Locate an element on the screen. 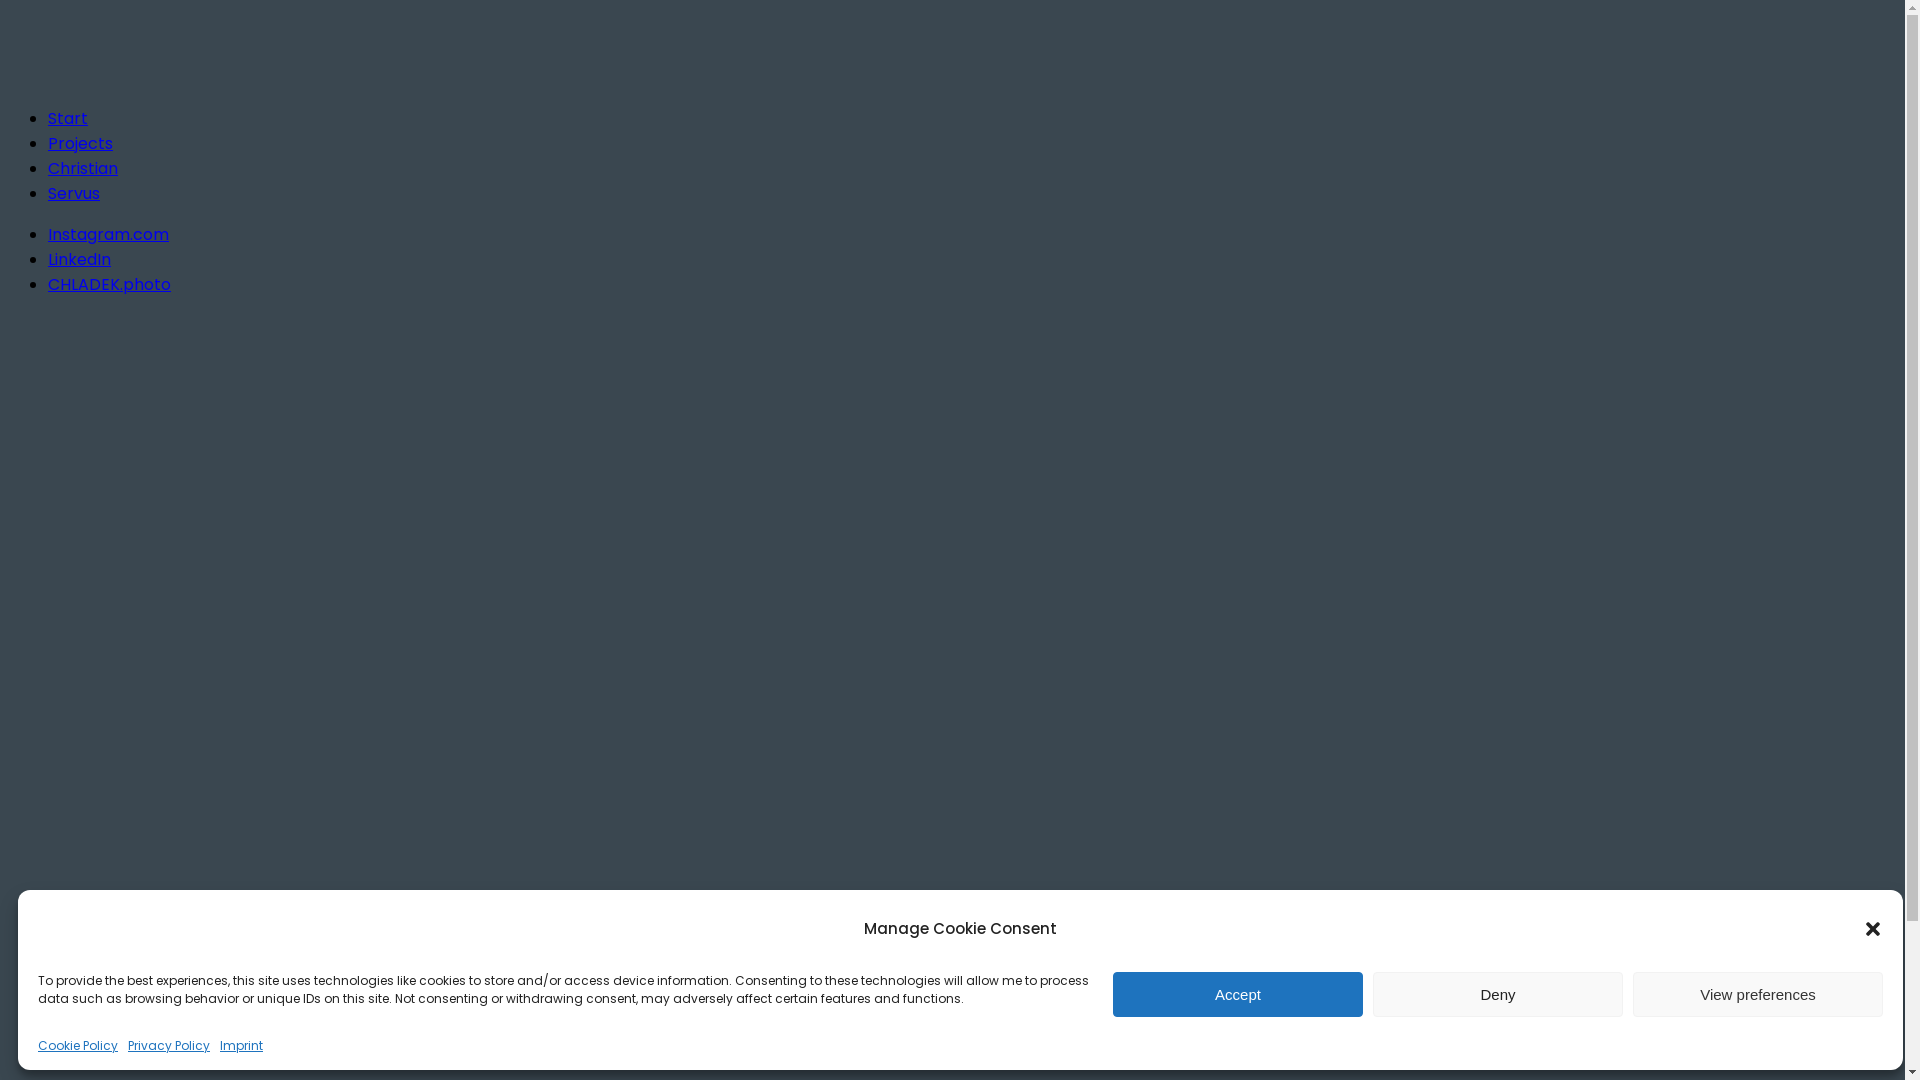 The image size is (1920, 1080). 'Christian' is located at coordinates (81, 167).